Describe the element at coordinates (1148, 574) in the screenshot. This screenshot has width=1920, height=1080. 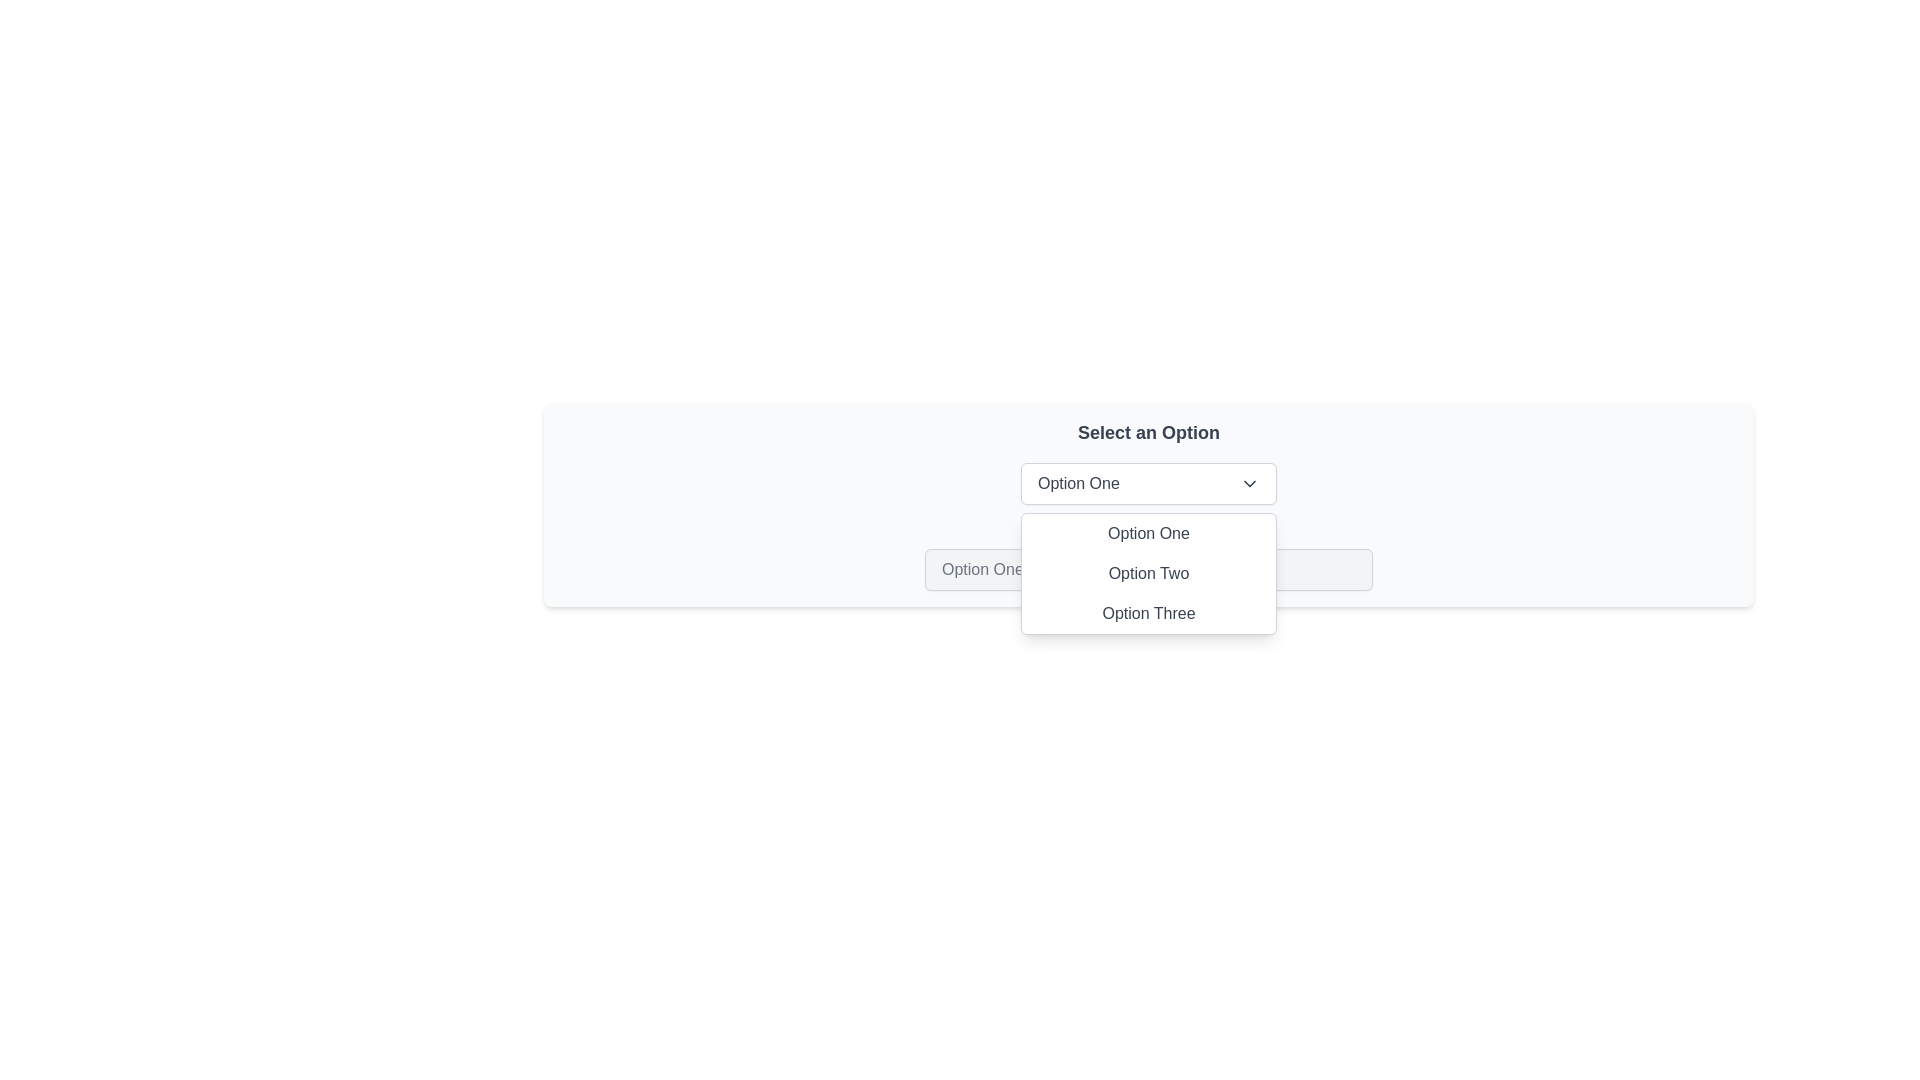
I see `the second option in the dropdown menu` at that location.